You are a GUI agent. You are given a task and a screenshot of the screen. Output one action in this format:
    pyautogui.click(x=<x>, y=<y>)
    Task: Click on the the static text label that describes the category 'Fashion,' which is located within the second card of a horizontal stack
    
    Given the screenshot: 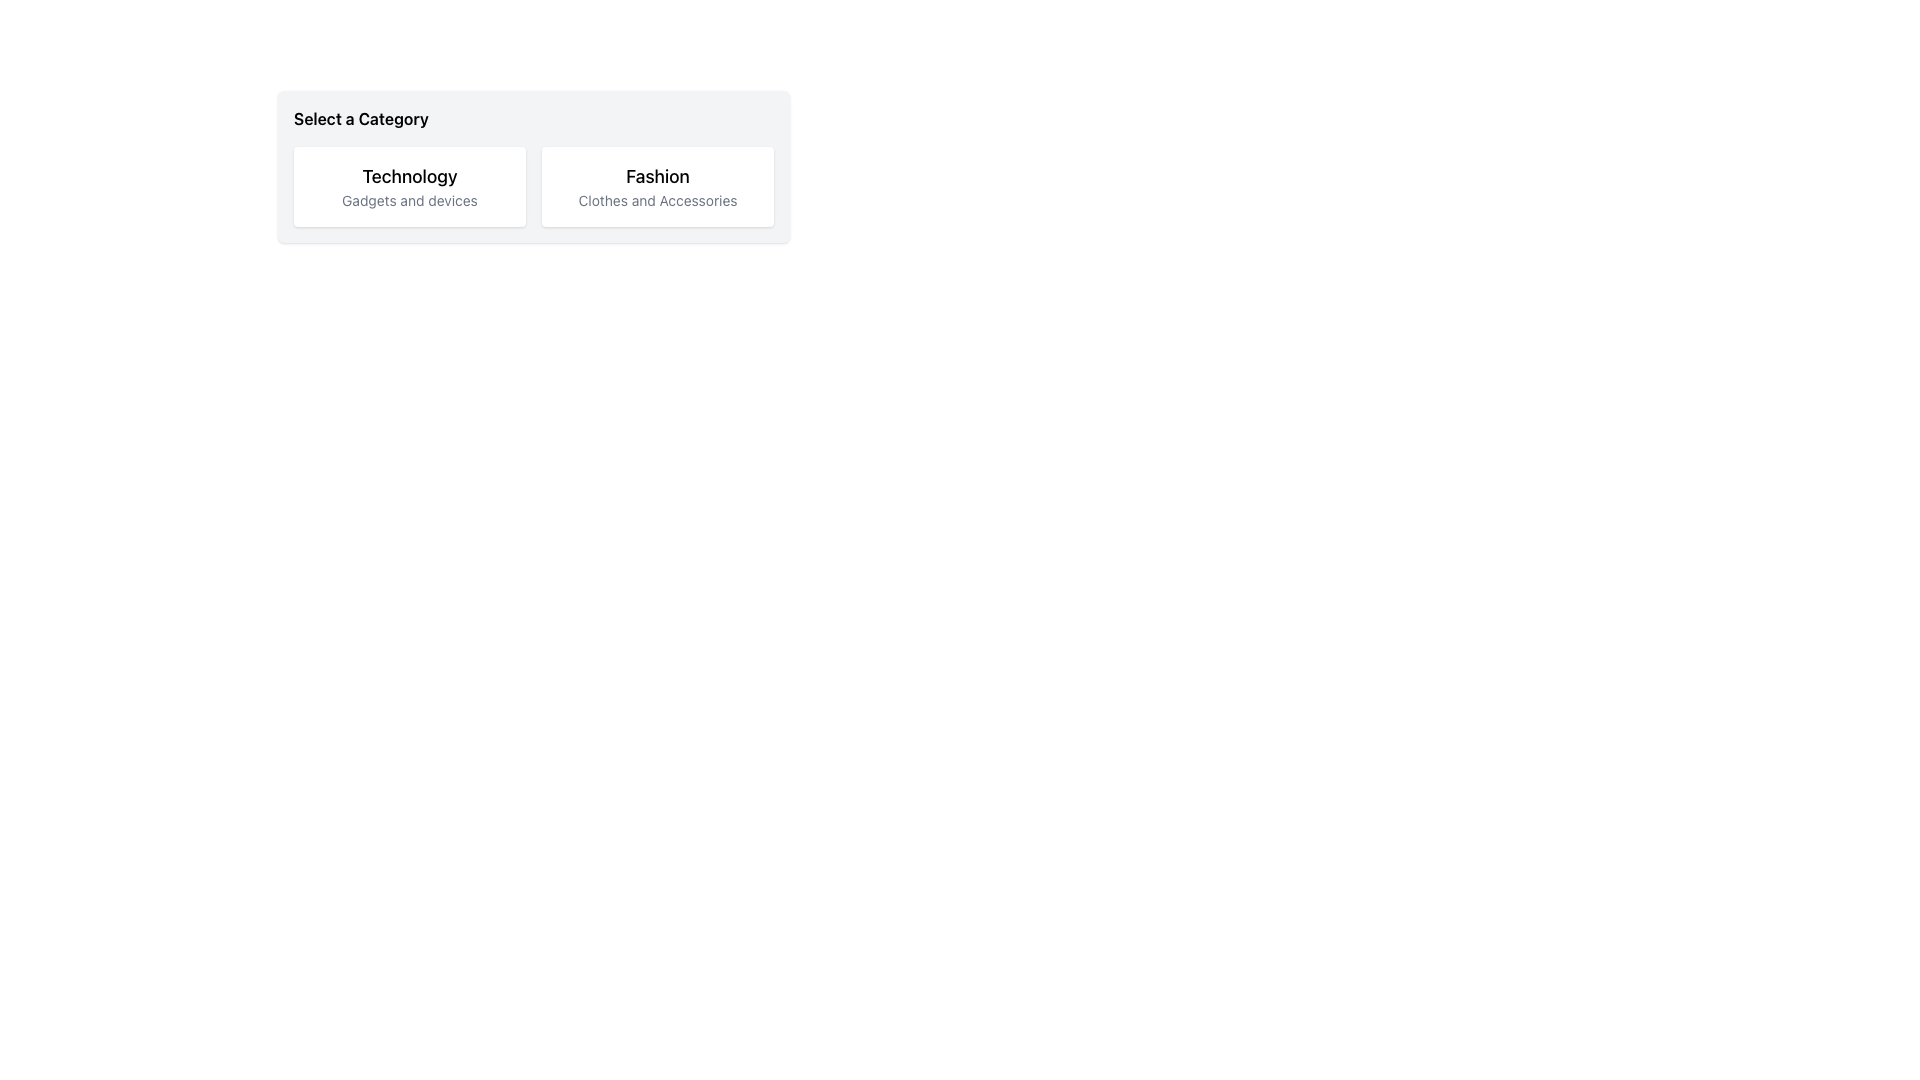 What is the action you would take?
    pyautogui.click(x=657, y=200)
    